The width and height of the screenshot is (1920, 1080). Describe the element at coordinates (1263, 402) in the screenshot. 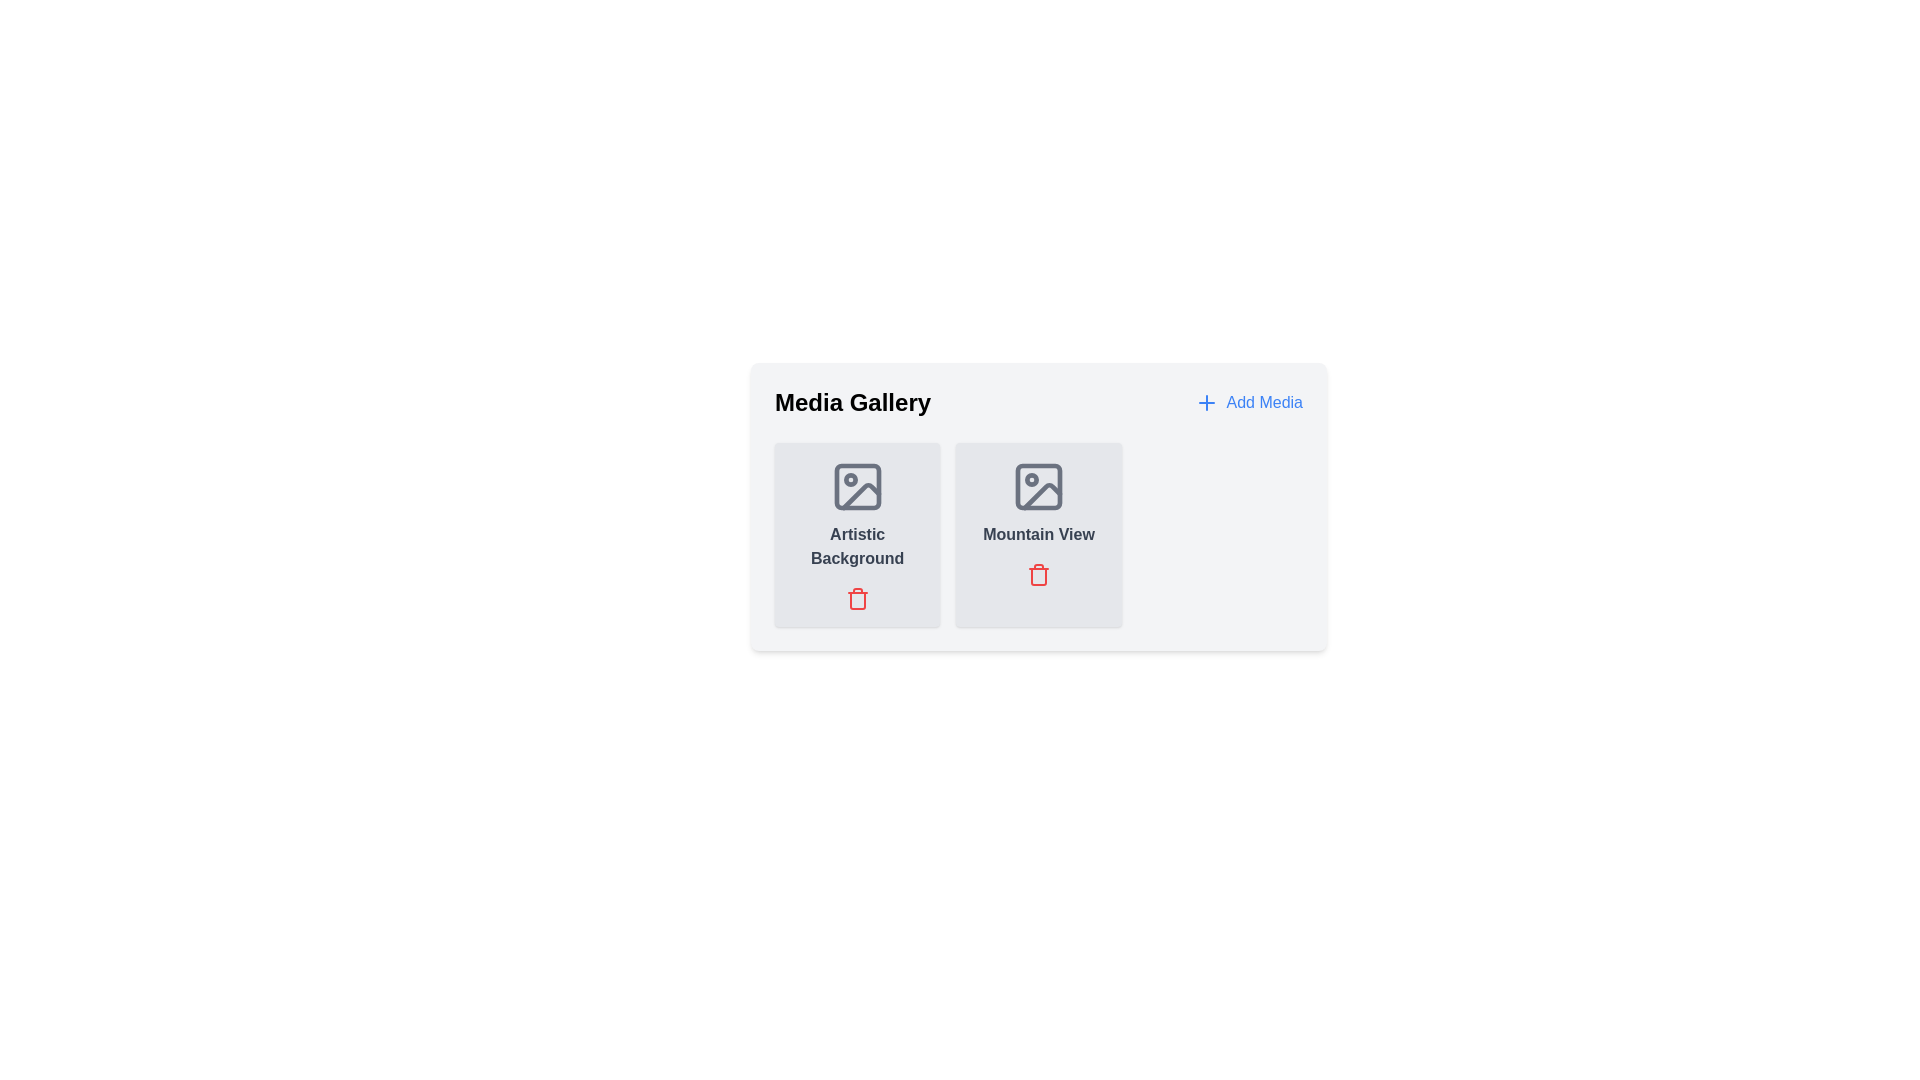

I see `the text link or button adjacent to the '+' icon` at that location.